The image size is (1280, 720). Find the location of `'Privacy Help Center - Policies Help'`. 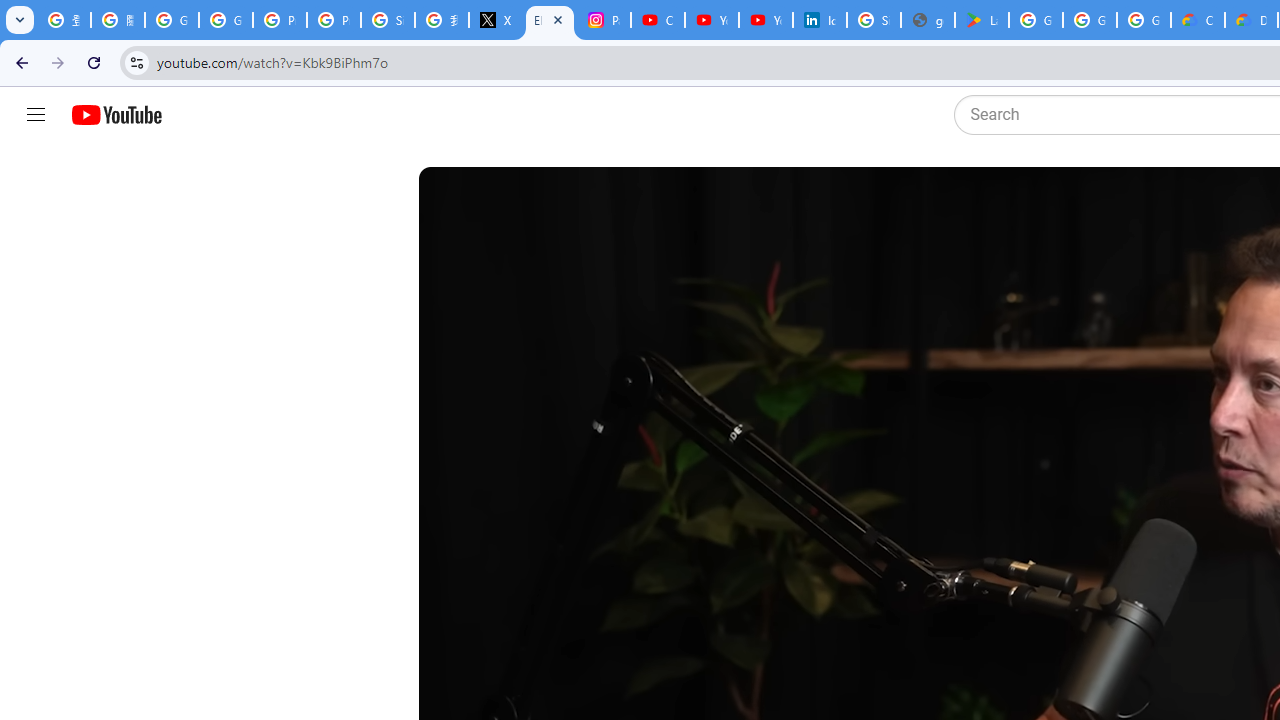

'Privacy Help Center - Policies Help' is located at coordinates (334, 20).